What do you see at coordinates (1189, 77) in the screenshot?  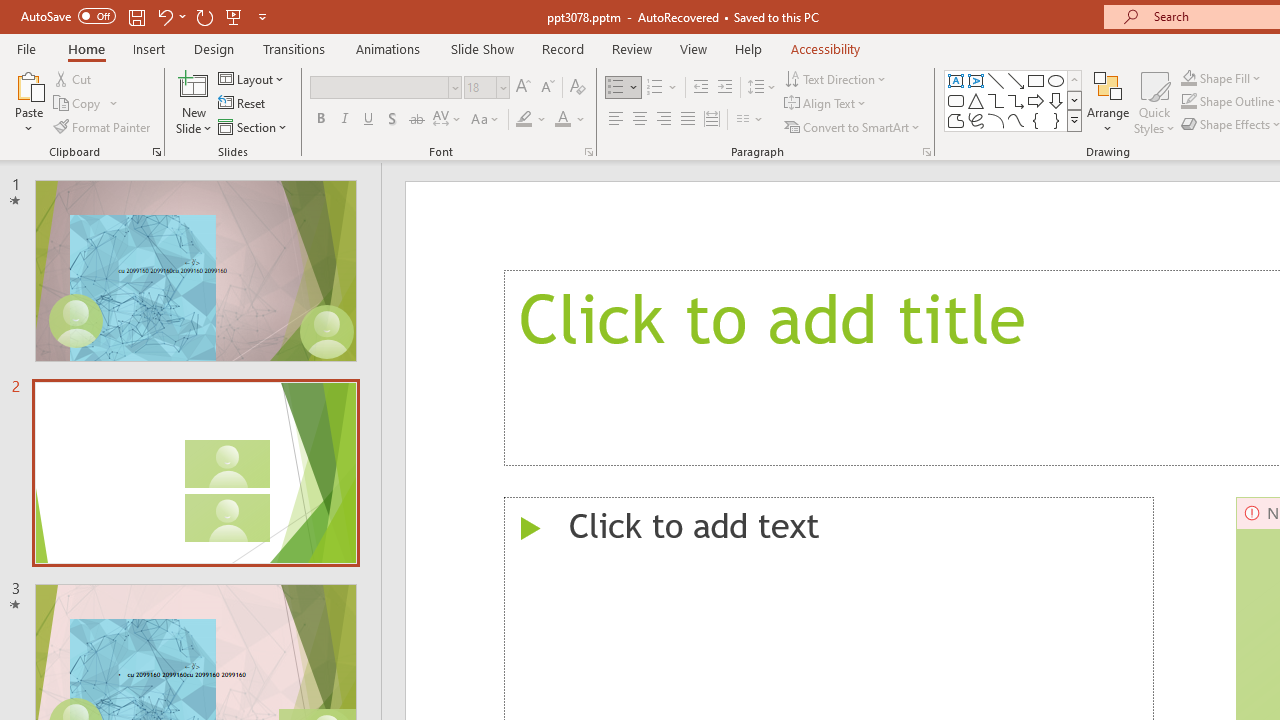 I see `'Shape Fill Dark Green, Accent 2'` at bounding box center [1189, 77].